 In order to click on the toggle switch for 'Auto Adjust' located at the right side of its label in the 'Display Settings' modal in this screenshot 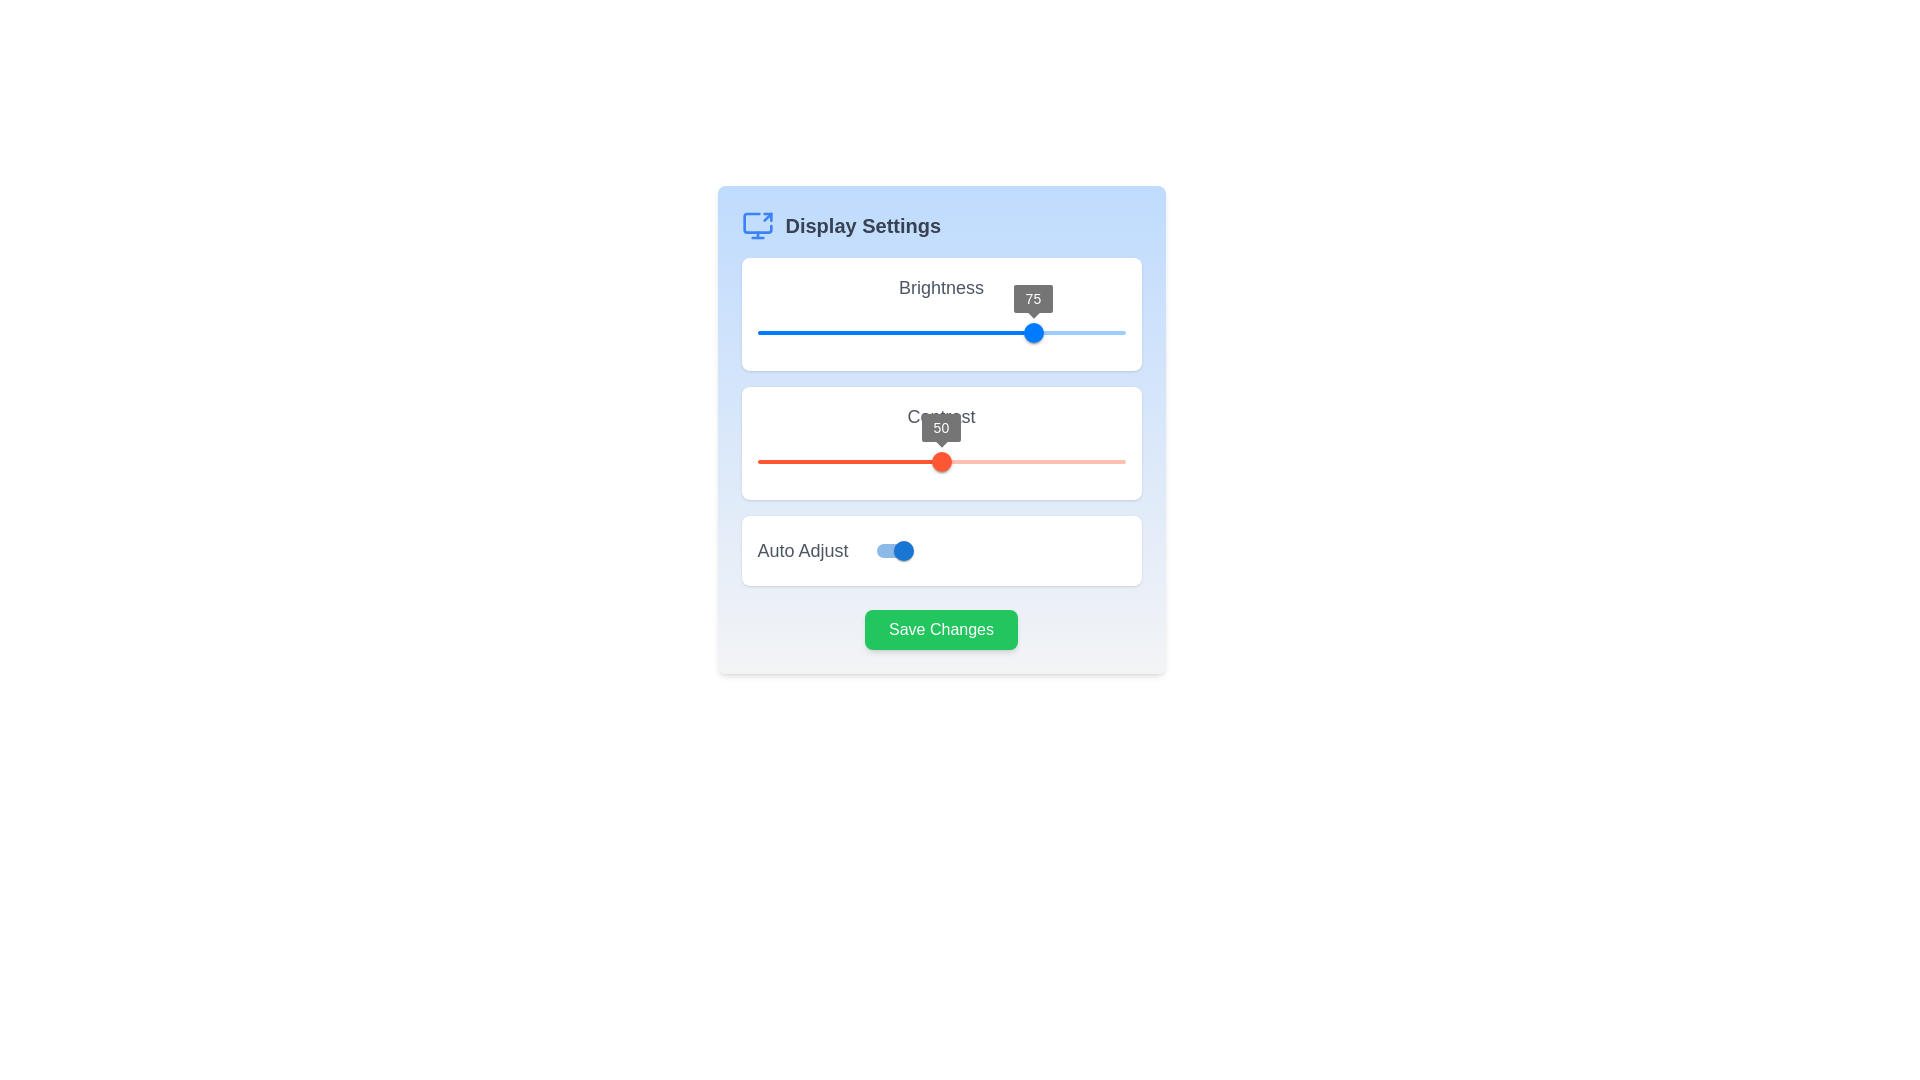, I will do `click(902, 551)`.